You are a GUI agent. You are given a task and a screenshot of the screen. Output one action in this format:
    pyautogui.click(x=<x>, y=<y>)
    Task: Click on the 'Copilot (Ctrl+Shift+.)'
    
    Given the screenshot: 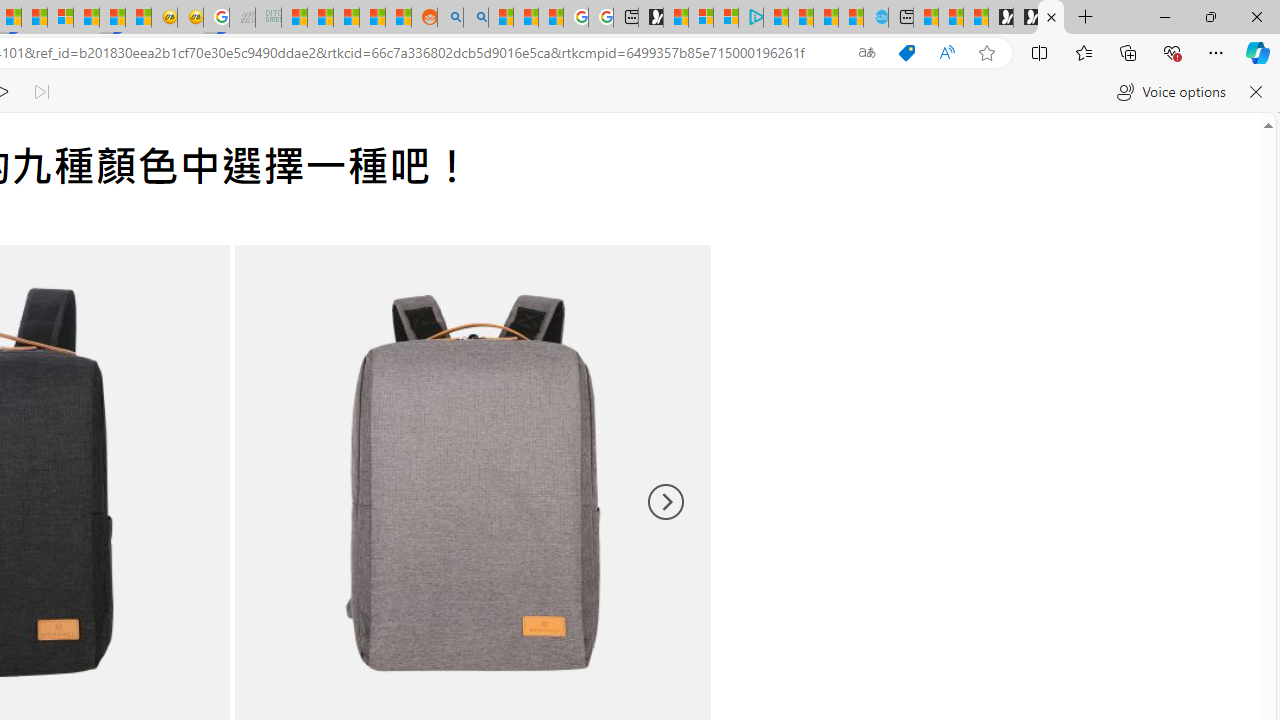 What is the action you would take?
    pyautogui.click(x=1257, y=51)
    